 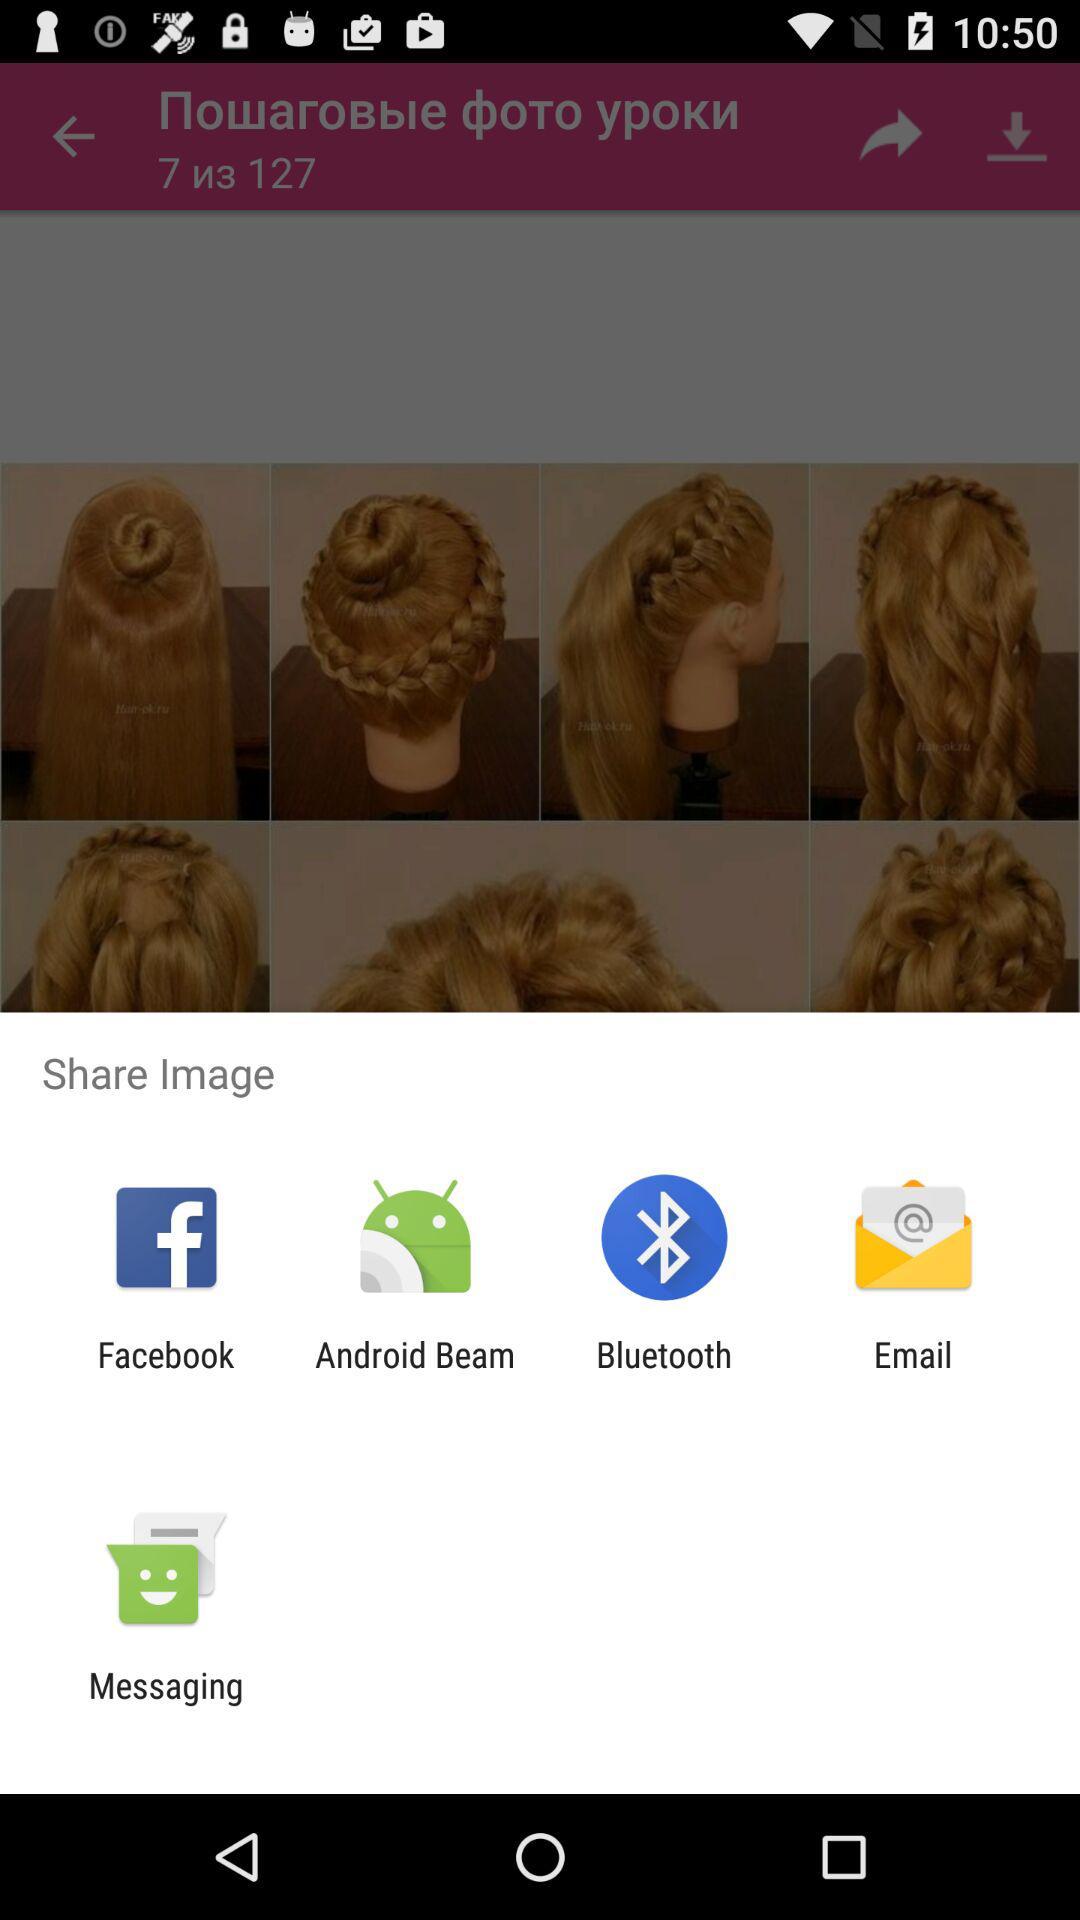 What do you see at coordinates (664, 1374) in the screenshot?
I see `item to the left of the email app` at bounding box center [664, 1374].